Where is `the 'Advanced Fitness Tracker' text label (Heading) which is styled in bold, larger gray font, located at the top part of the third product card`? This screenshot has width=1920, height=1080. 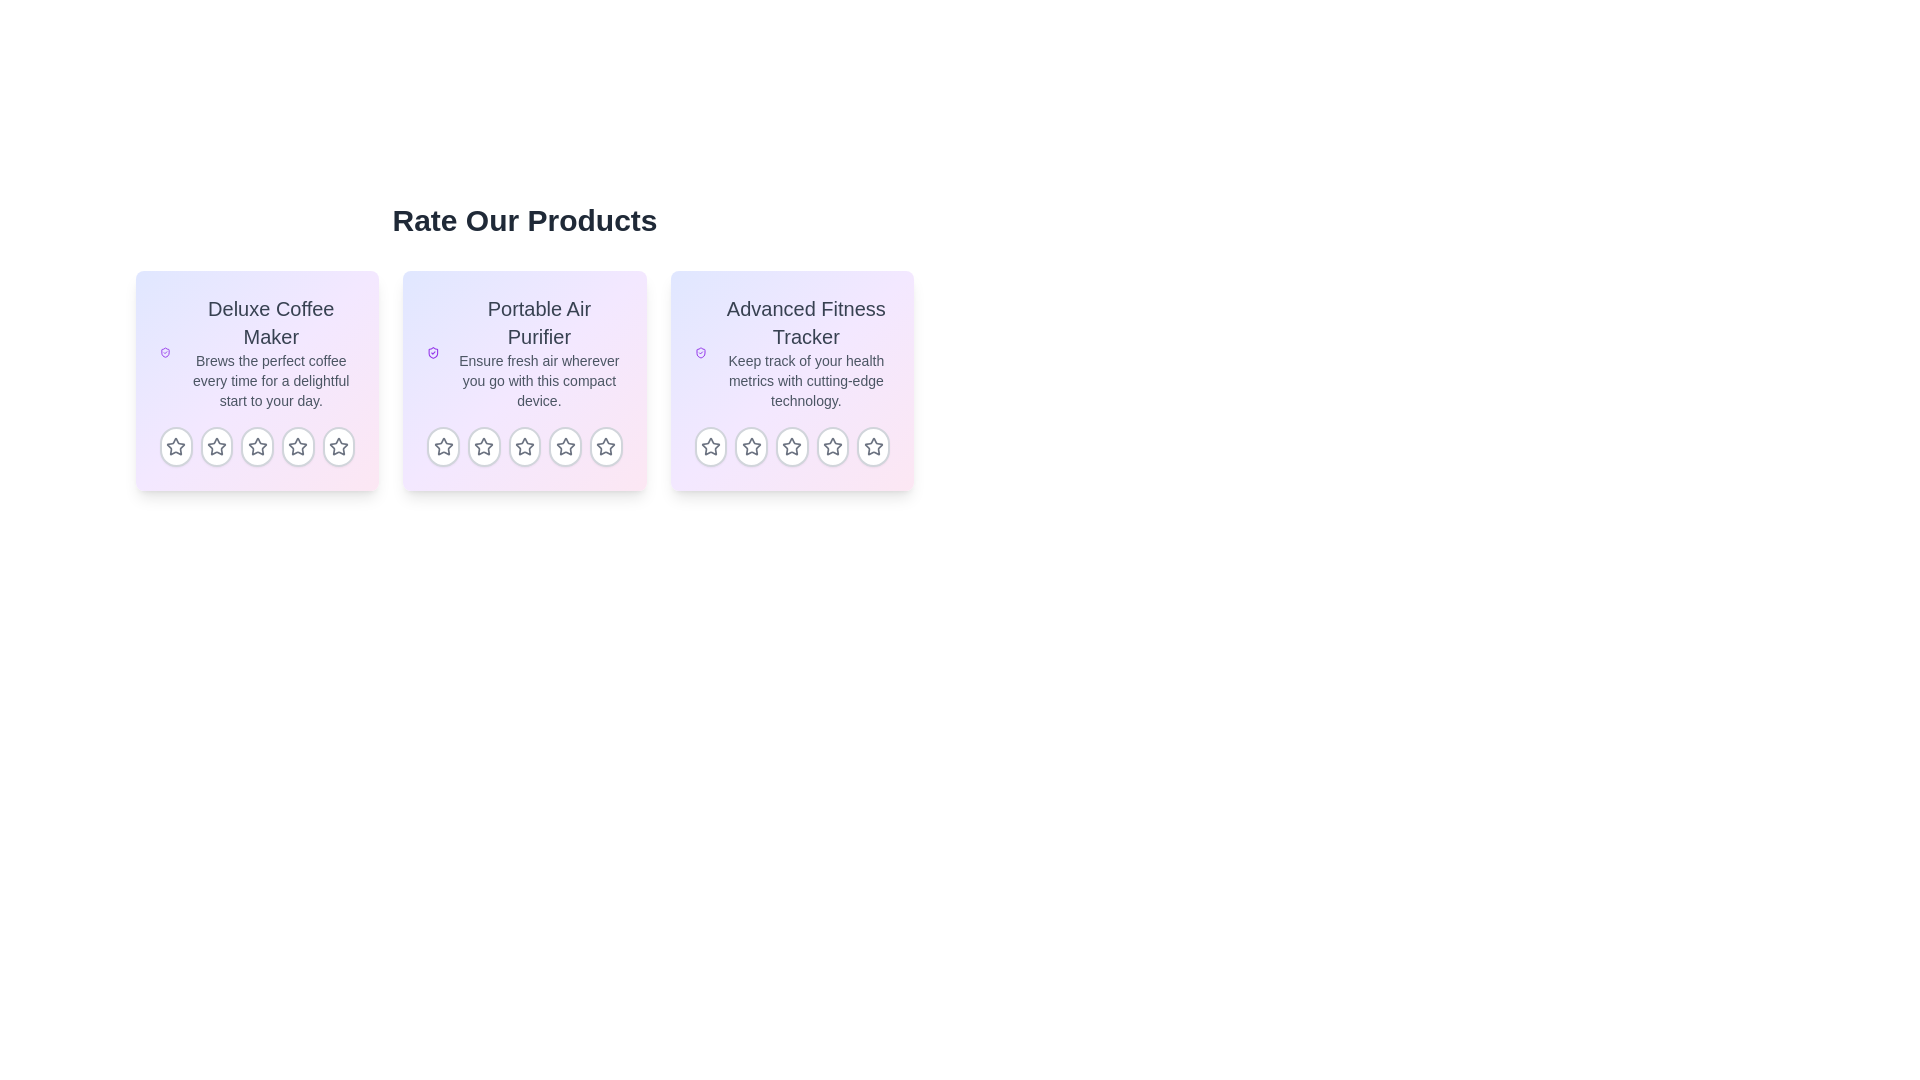 the 'Advanced Fitness Tracker' text label (Heading) which is styled in bold, larger gray font, located at the top part of the third product card is located at coordinates (806, 322).